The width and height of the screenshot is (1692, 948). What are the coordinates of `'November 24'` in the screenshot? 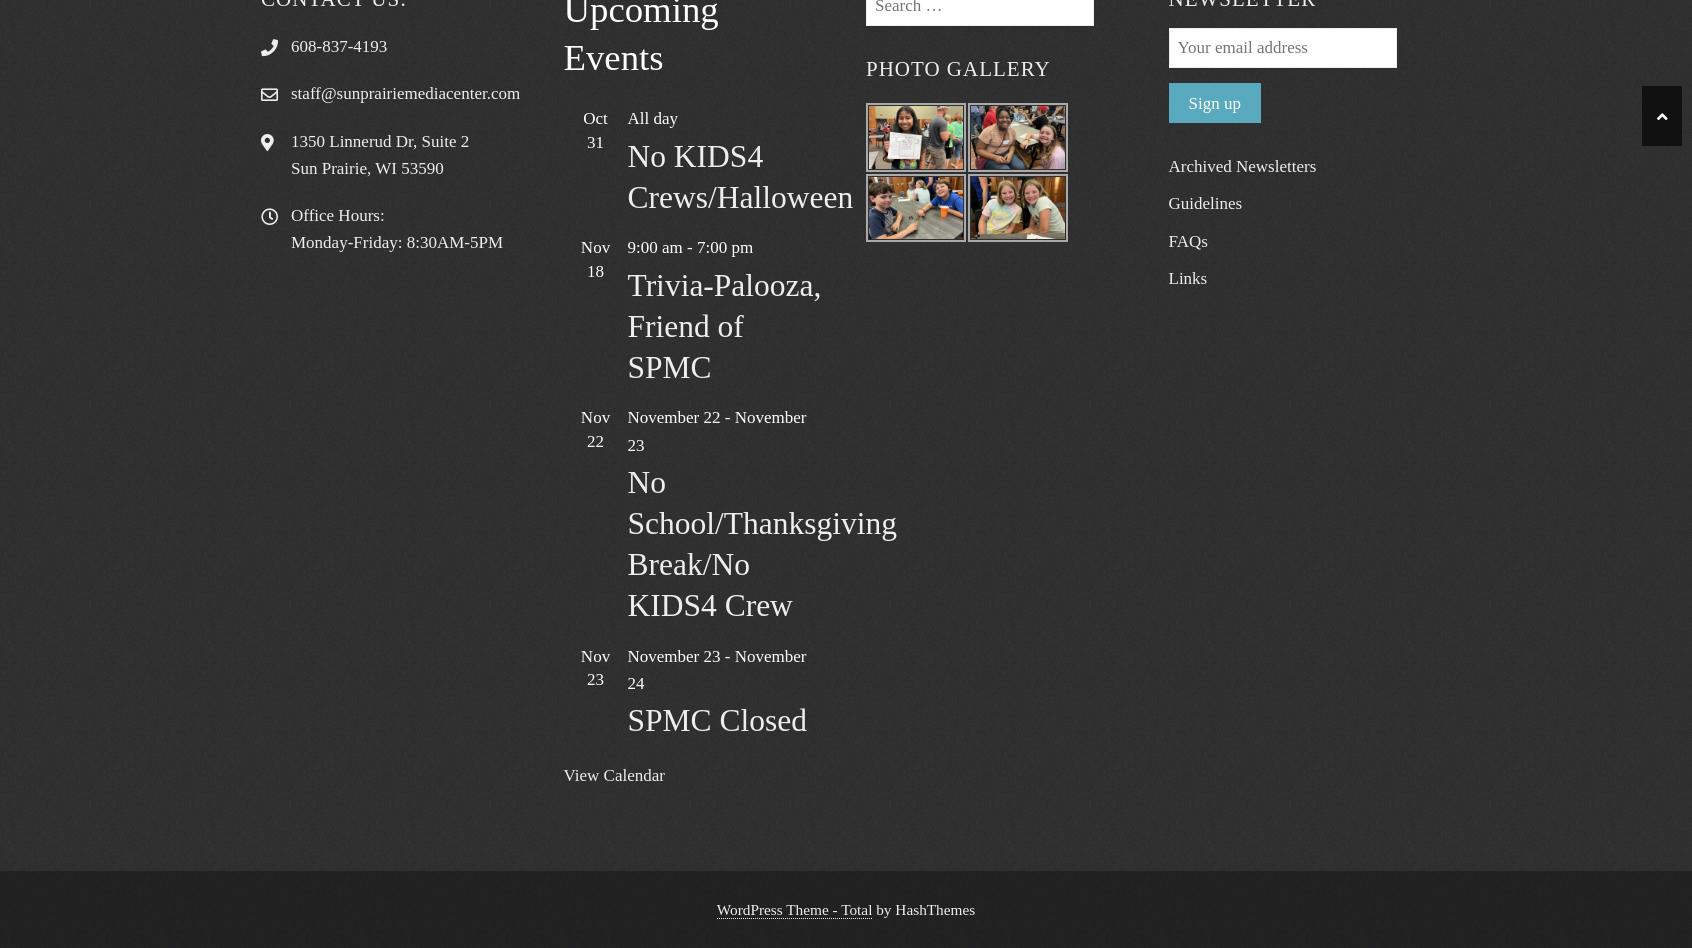 It's located at (626, 668).